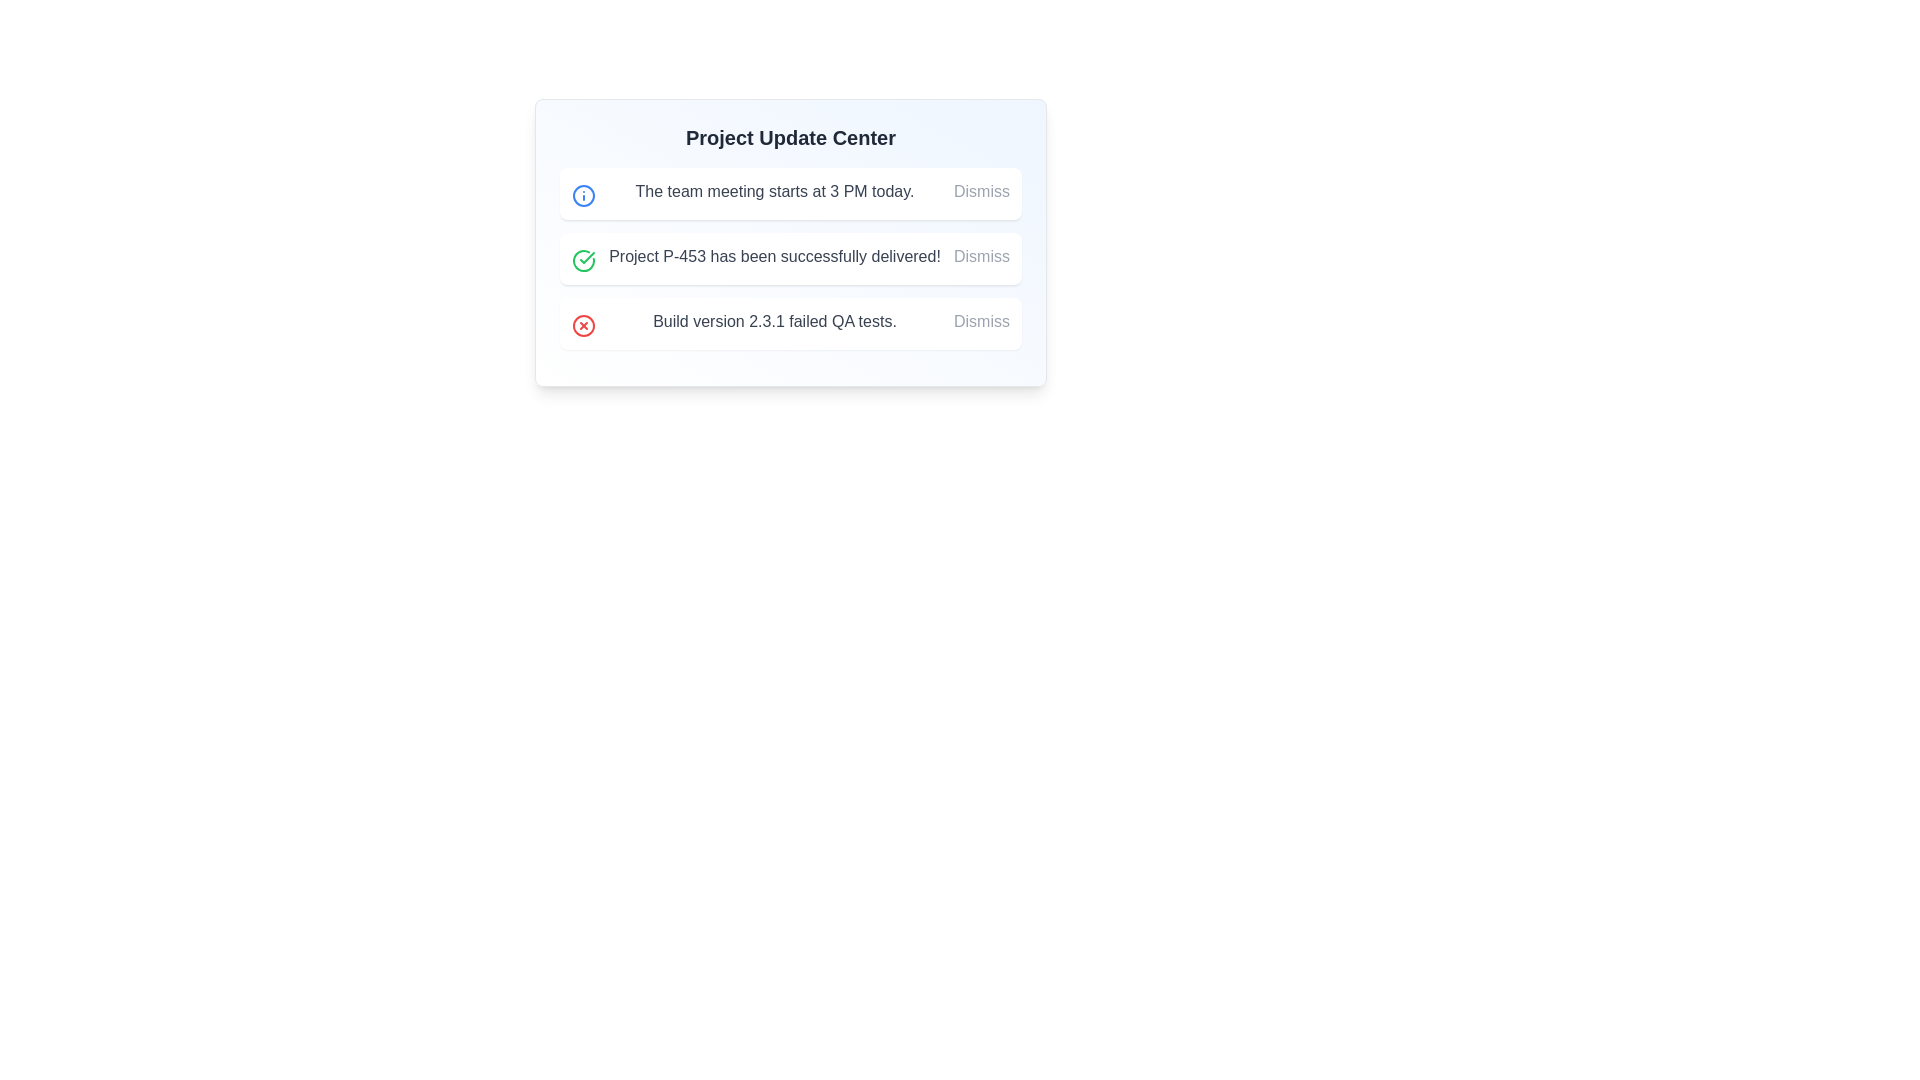 The image size is (1920, 1080). What do you see at coordinates (790, 323) in the screenshot?
I see `the third notification in the 'Project Update Center' containing the text 'Build version 2.3.1 failed QA tests.' and the 'Dismiss' button` at bounding box center [790, 323].